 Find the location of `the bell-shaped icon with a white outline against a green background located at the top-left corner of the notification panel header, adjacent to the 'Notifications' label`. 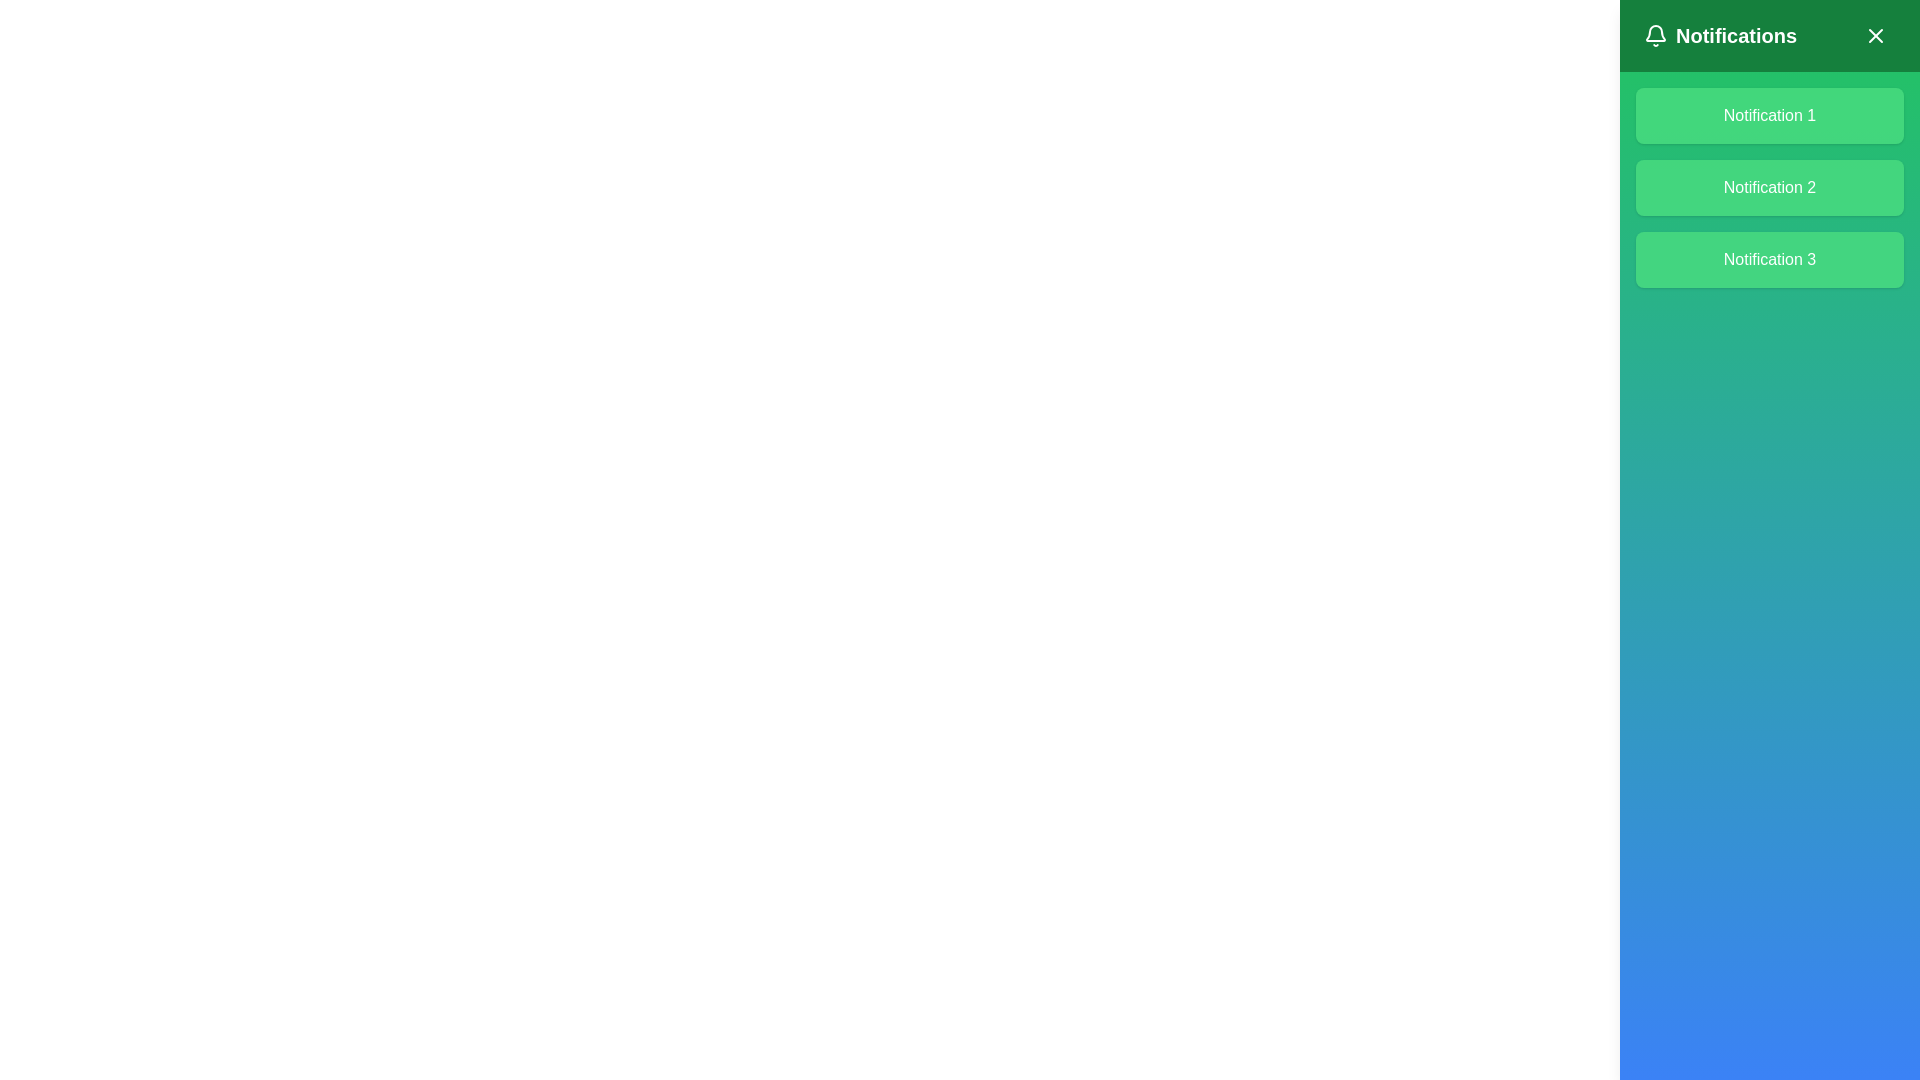

the bell-shaped icon with a white outline against a green background located at the top-left corner of the notification panel header, adjacent to the 'Notifications' label is located at coordinates (1656, 35).